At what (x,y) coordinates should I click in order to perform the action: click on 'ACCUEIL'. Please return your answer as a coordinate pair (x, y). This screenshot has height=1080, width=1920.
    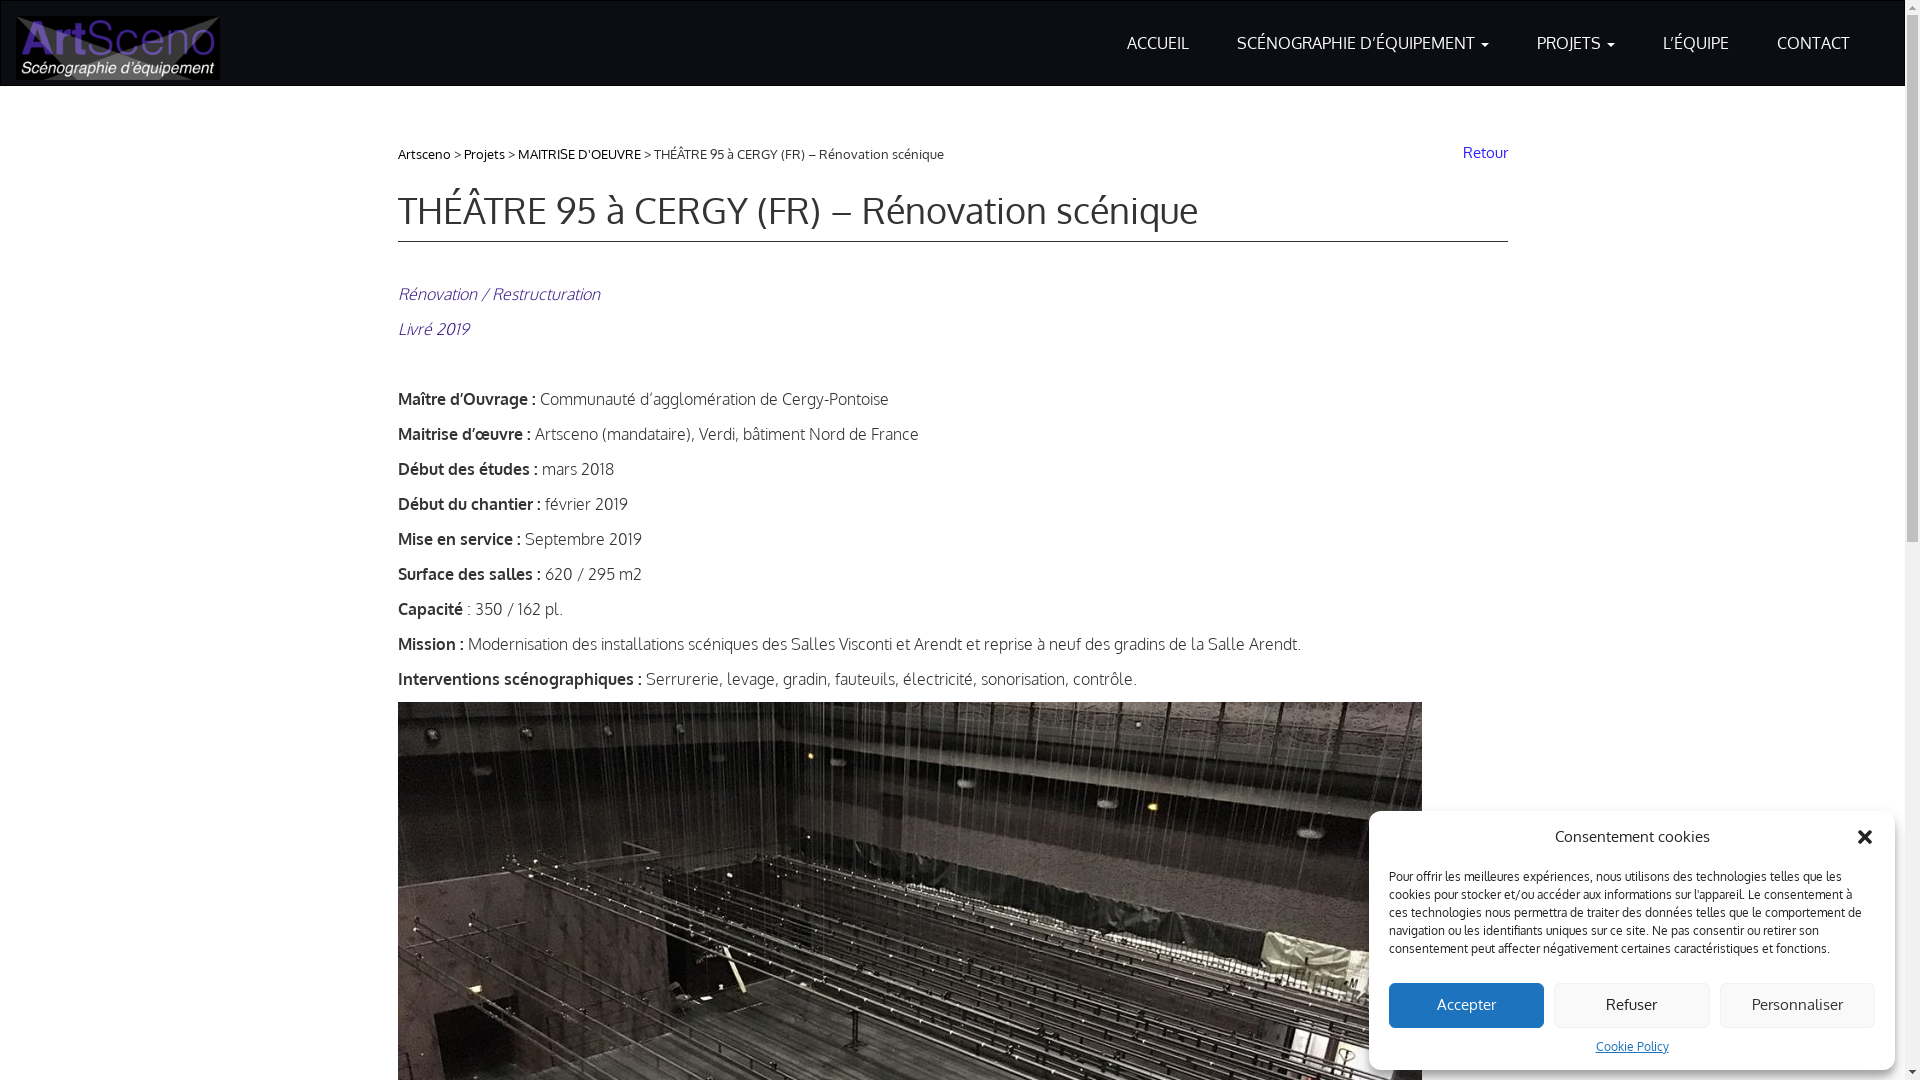
    Looking at the image, I should click on (1157, 30).